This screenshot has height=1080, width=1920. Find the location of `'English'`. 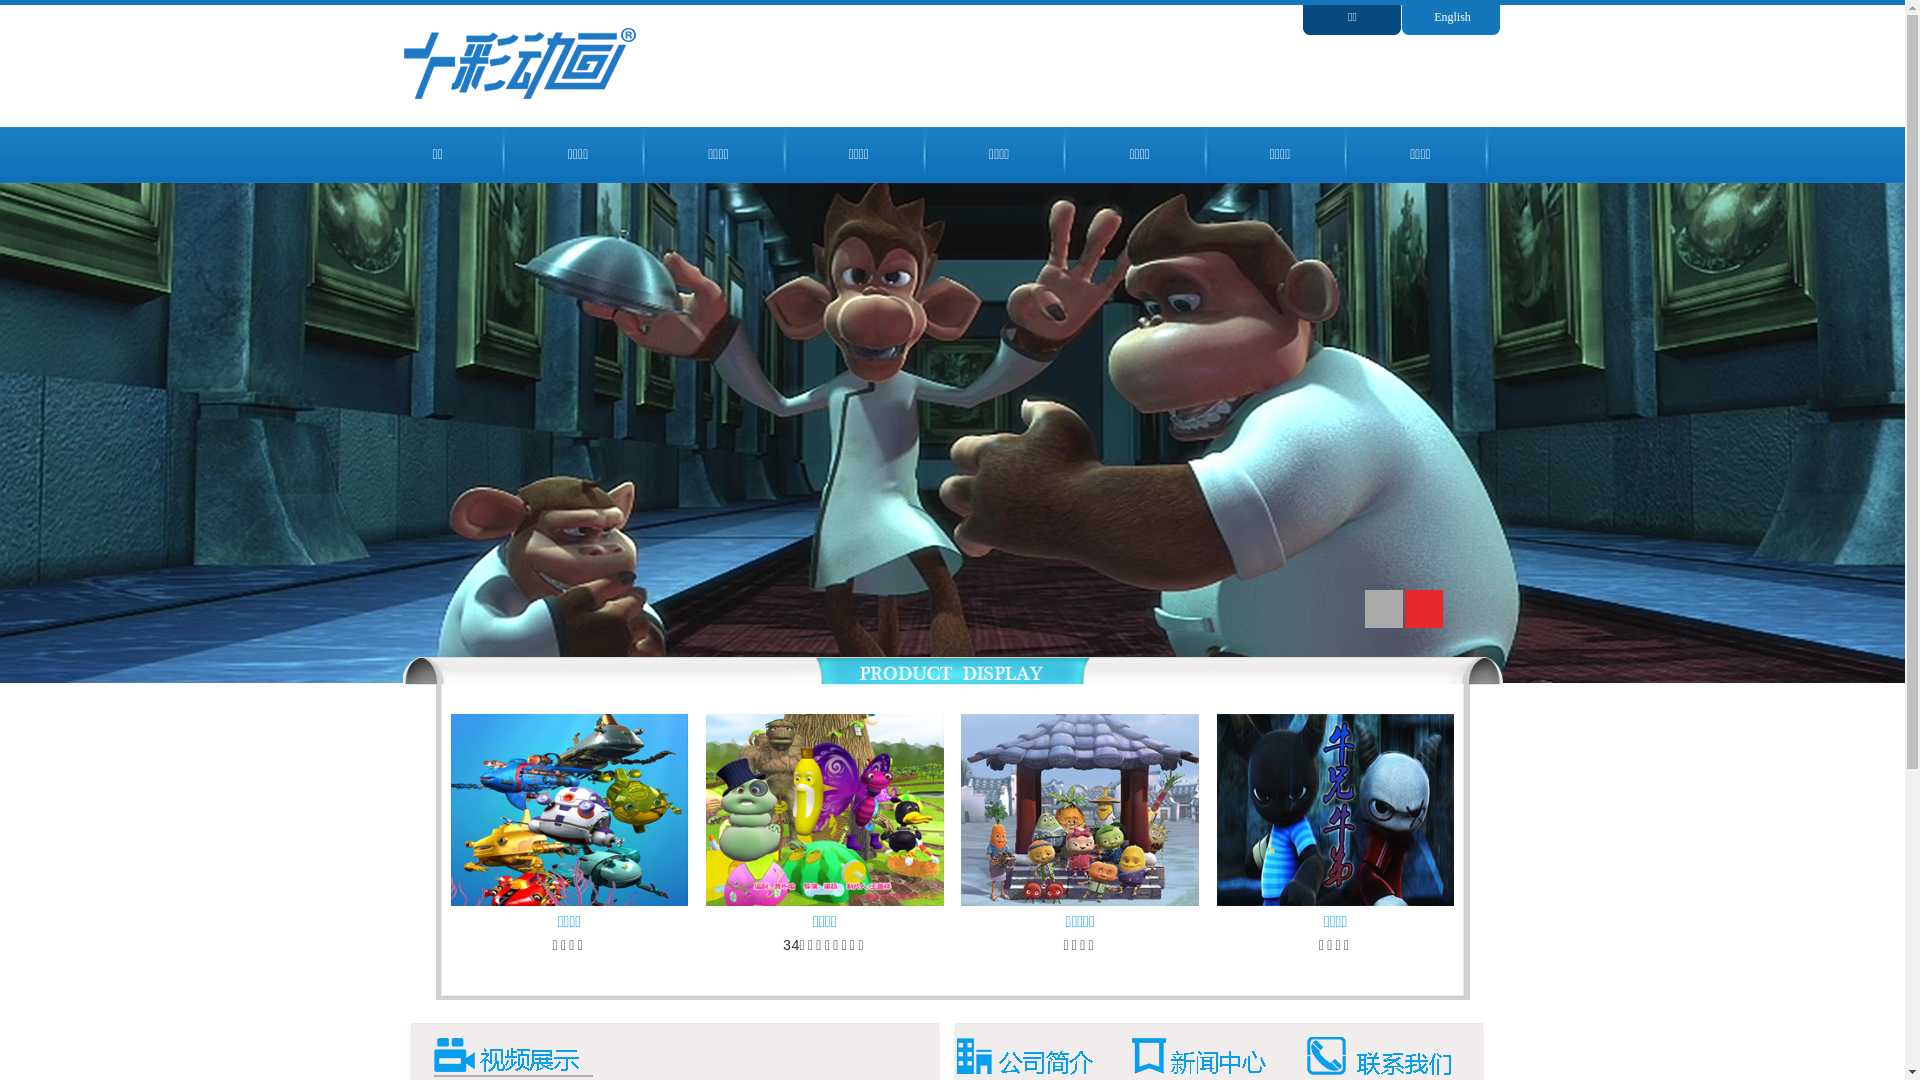

'English' is located at coordinates (1452, 16).